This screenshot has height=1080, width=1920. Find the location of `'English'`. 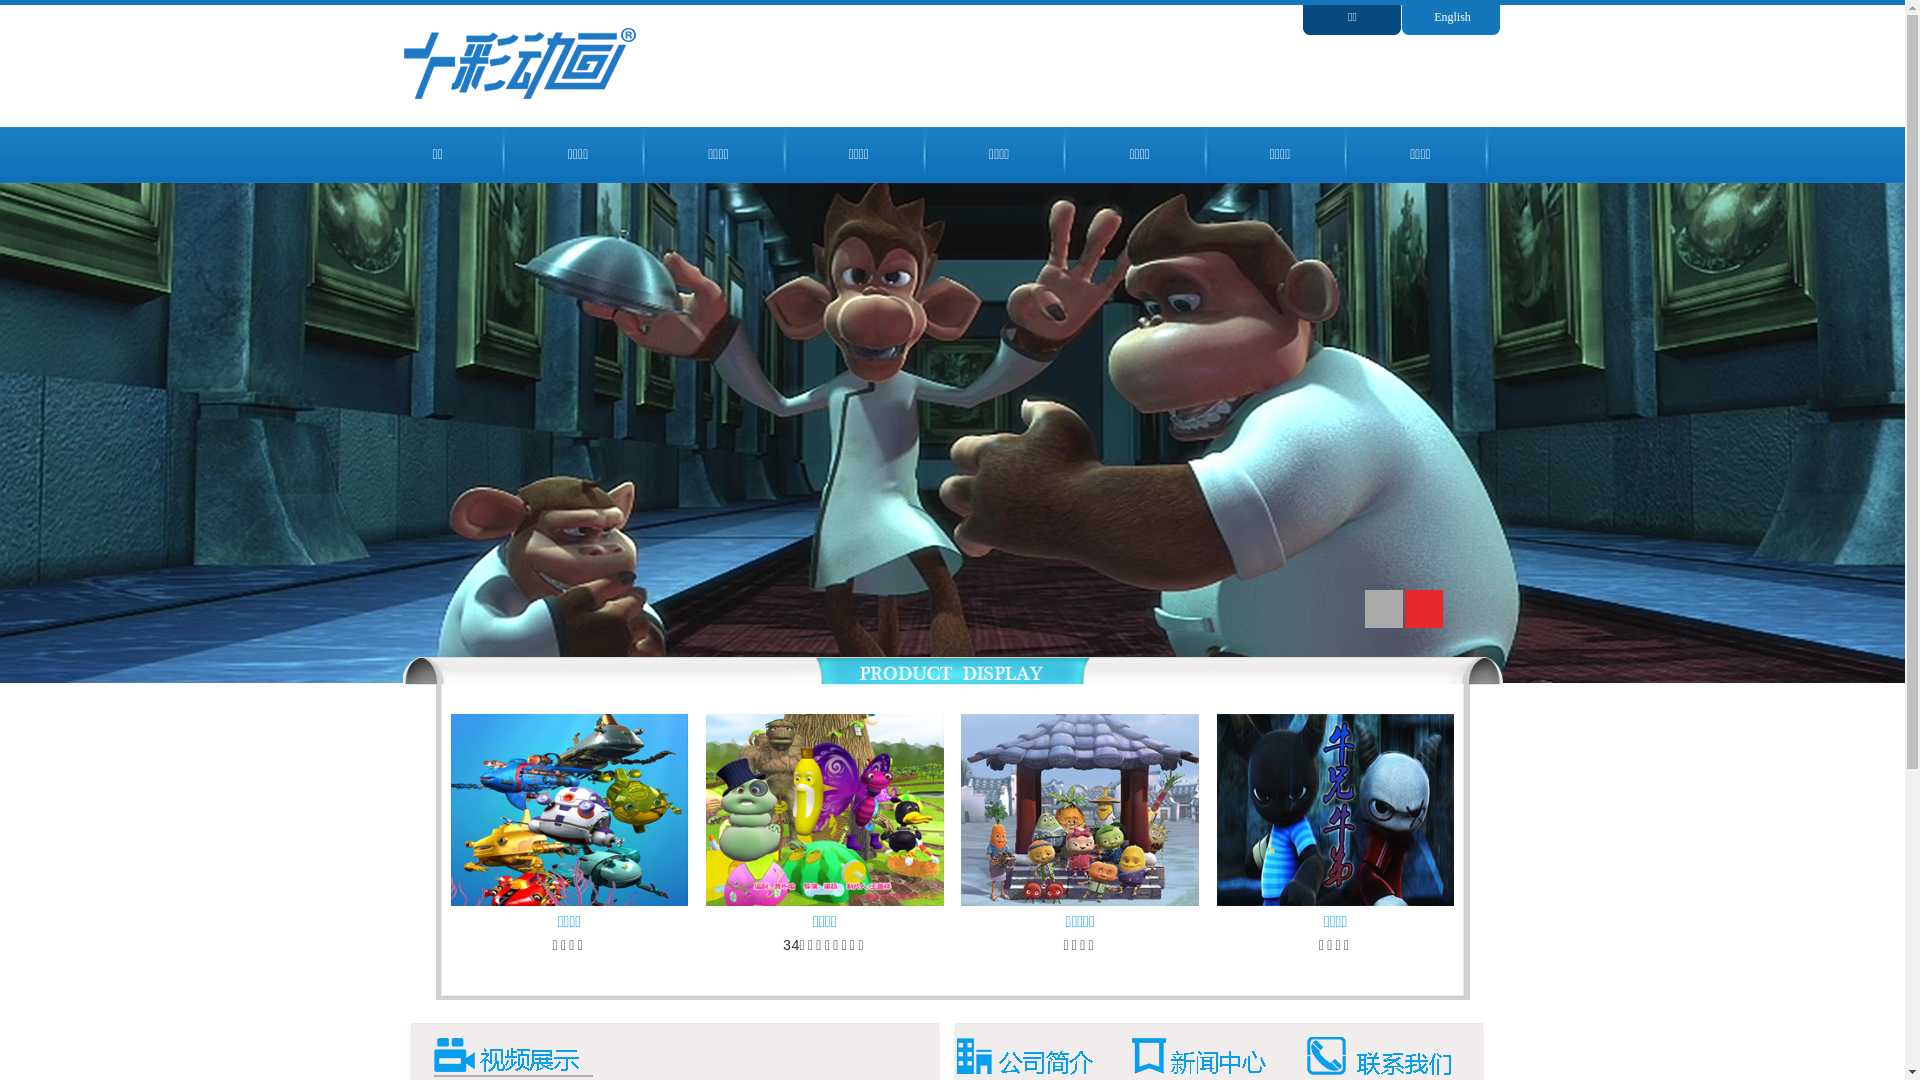

'English' is located at coordinates (1452, 16).